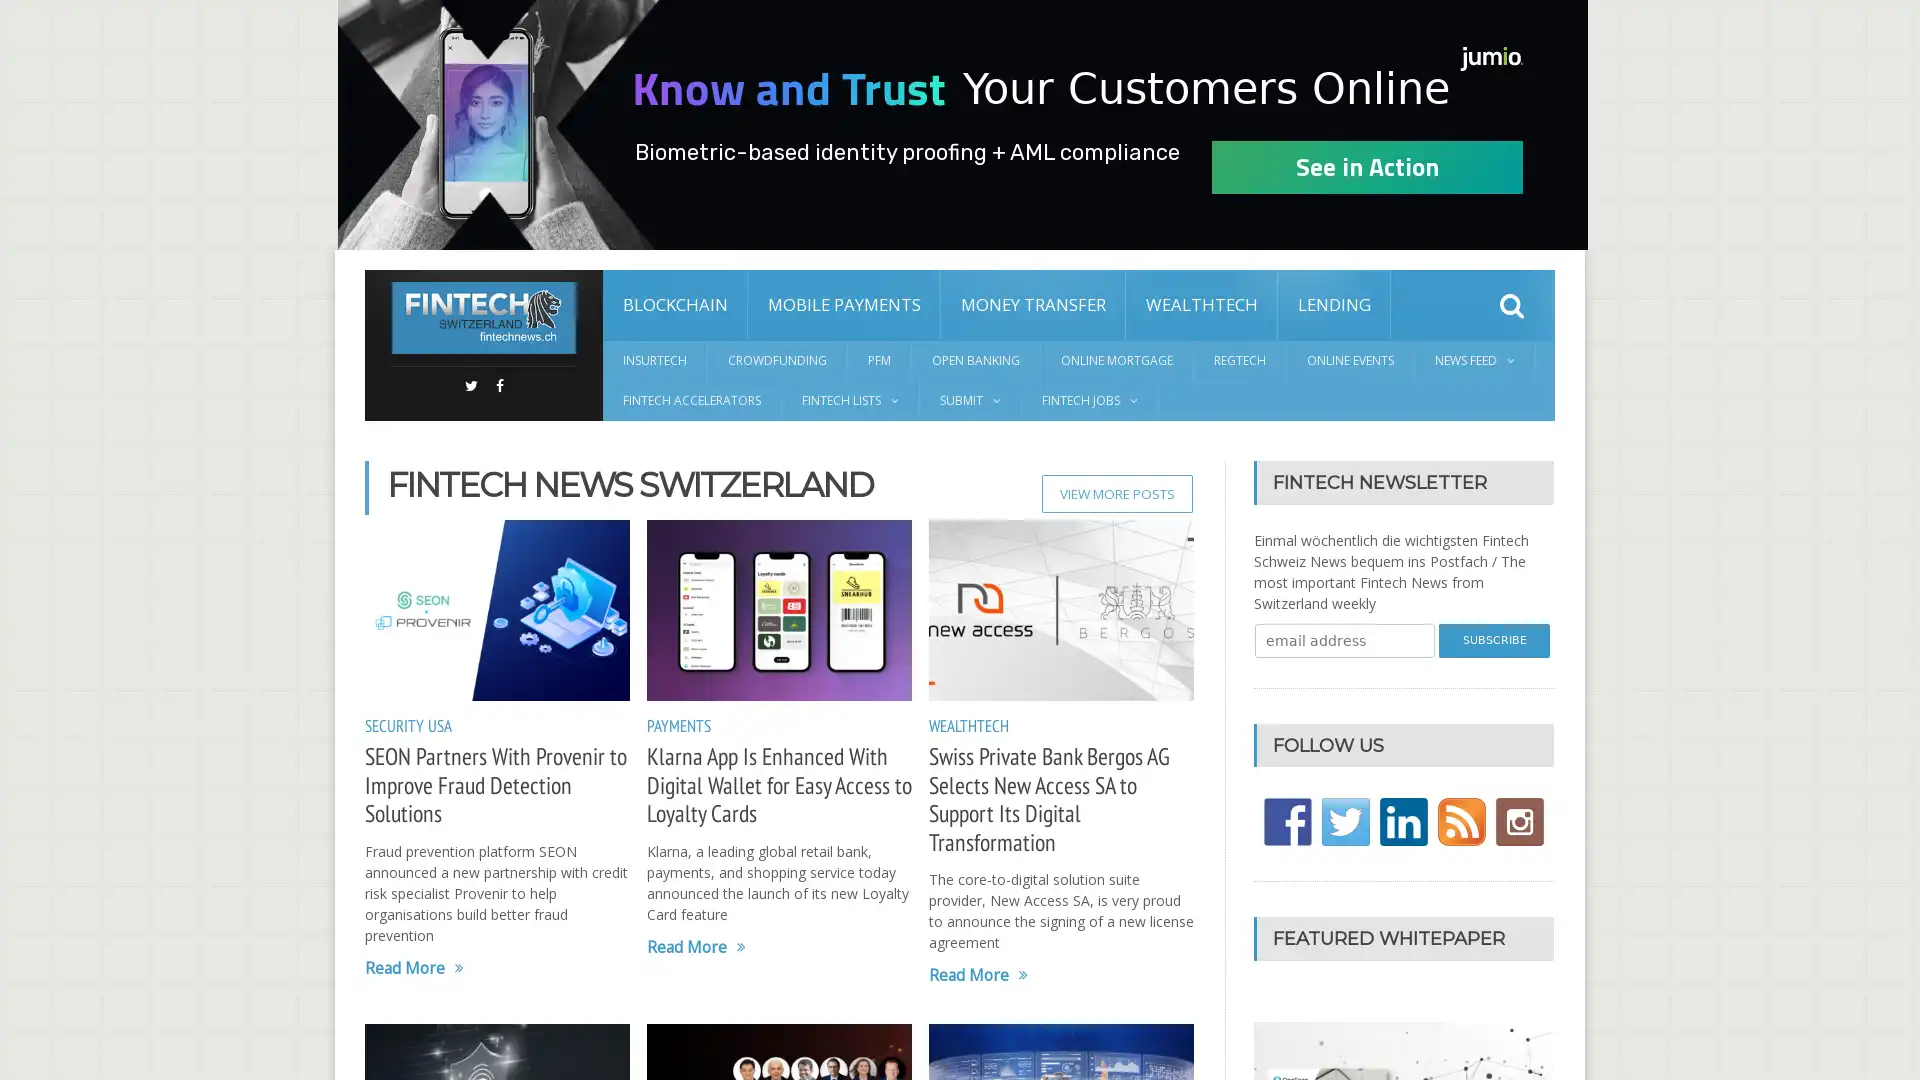  What do you see at coordinates (1494, 640) in the screenshot?
I see `Subscribe` at bounding box center [1494, 640].